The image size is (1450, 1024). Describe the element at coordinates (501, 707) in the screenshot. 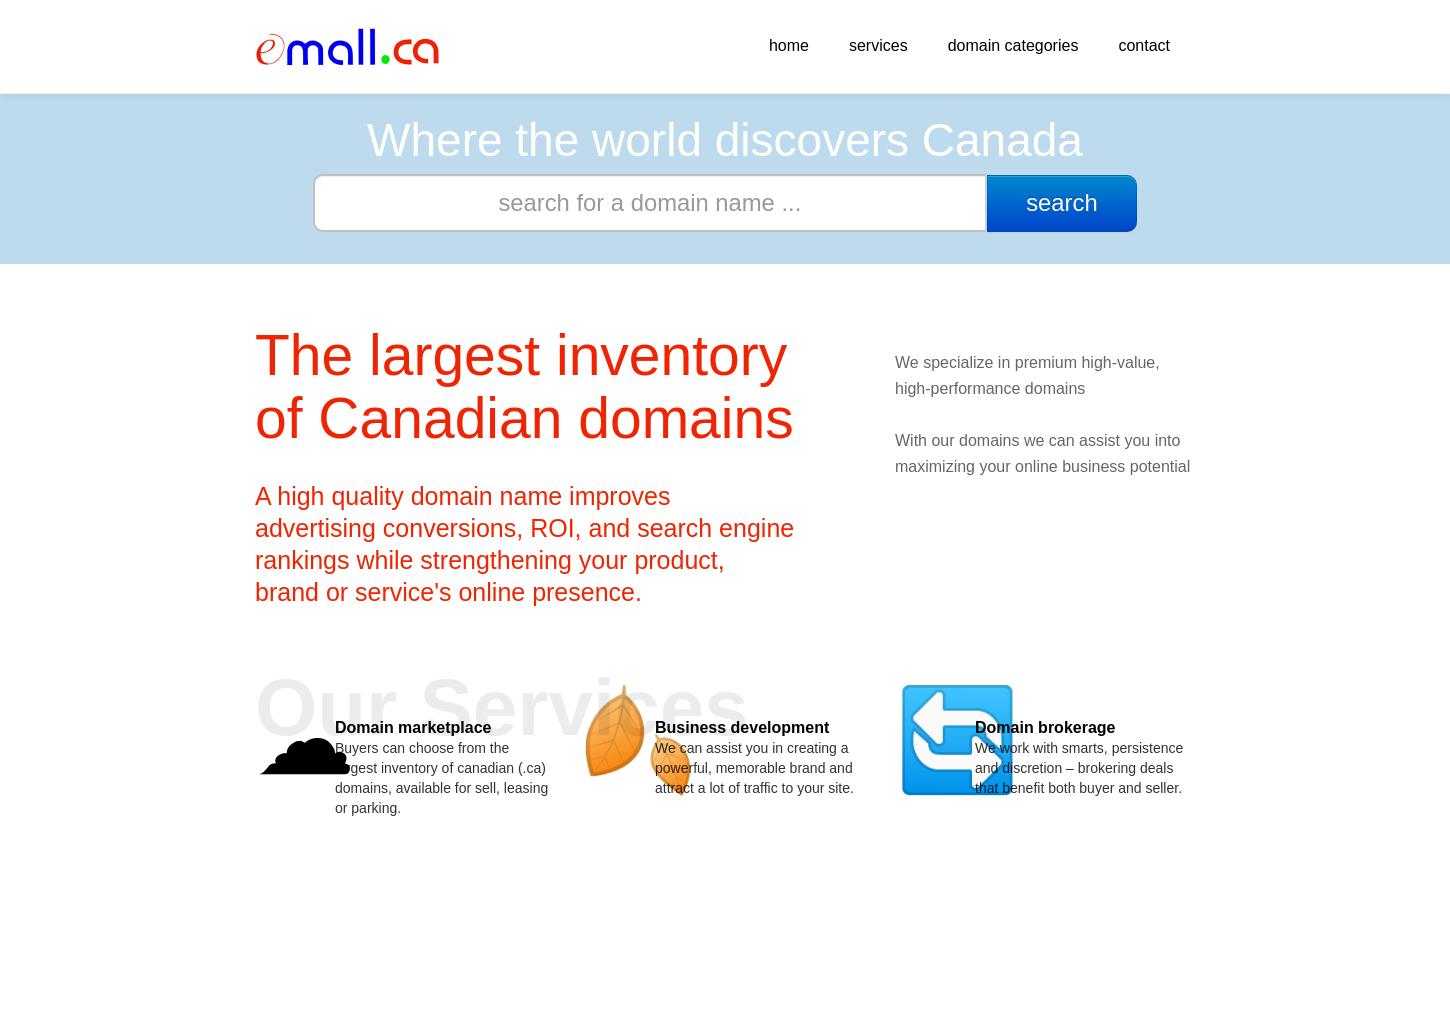

I see `'Our Services'` at that location.